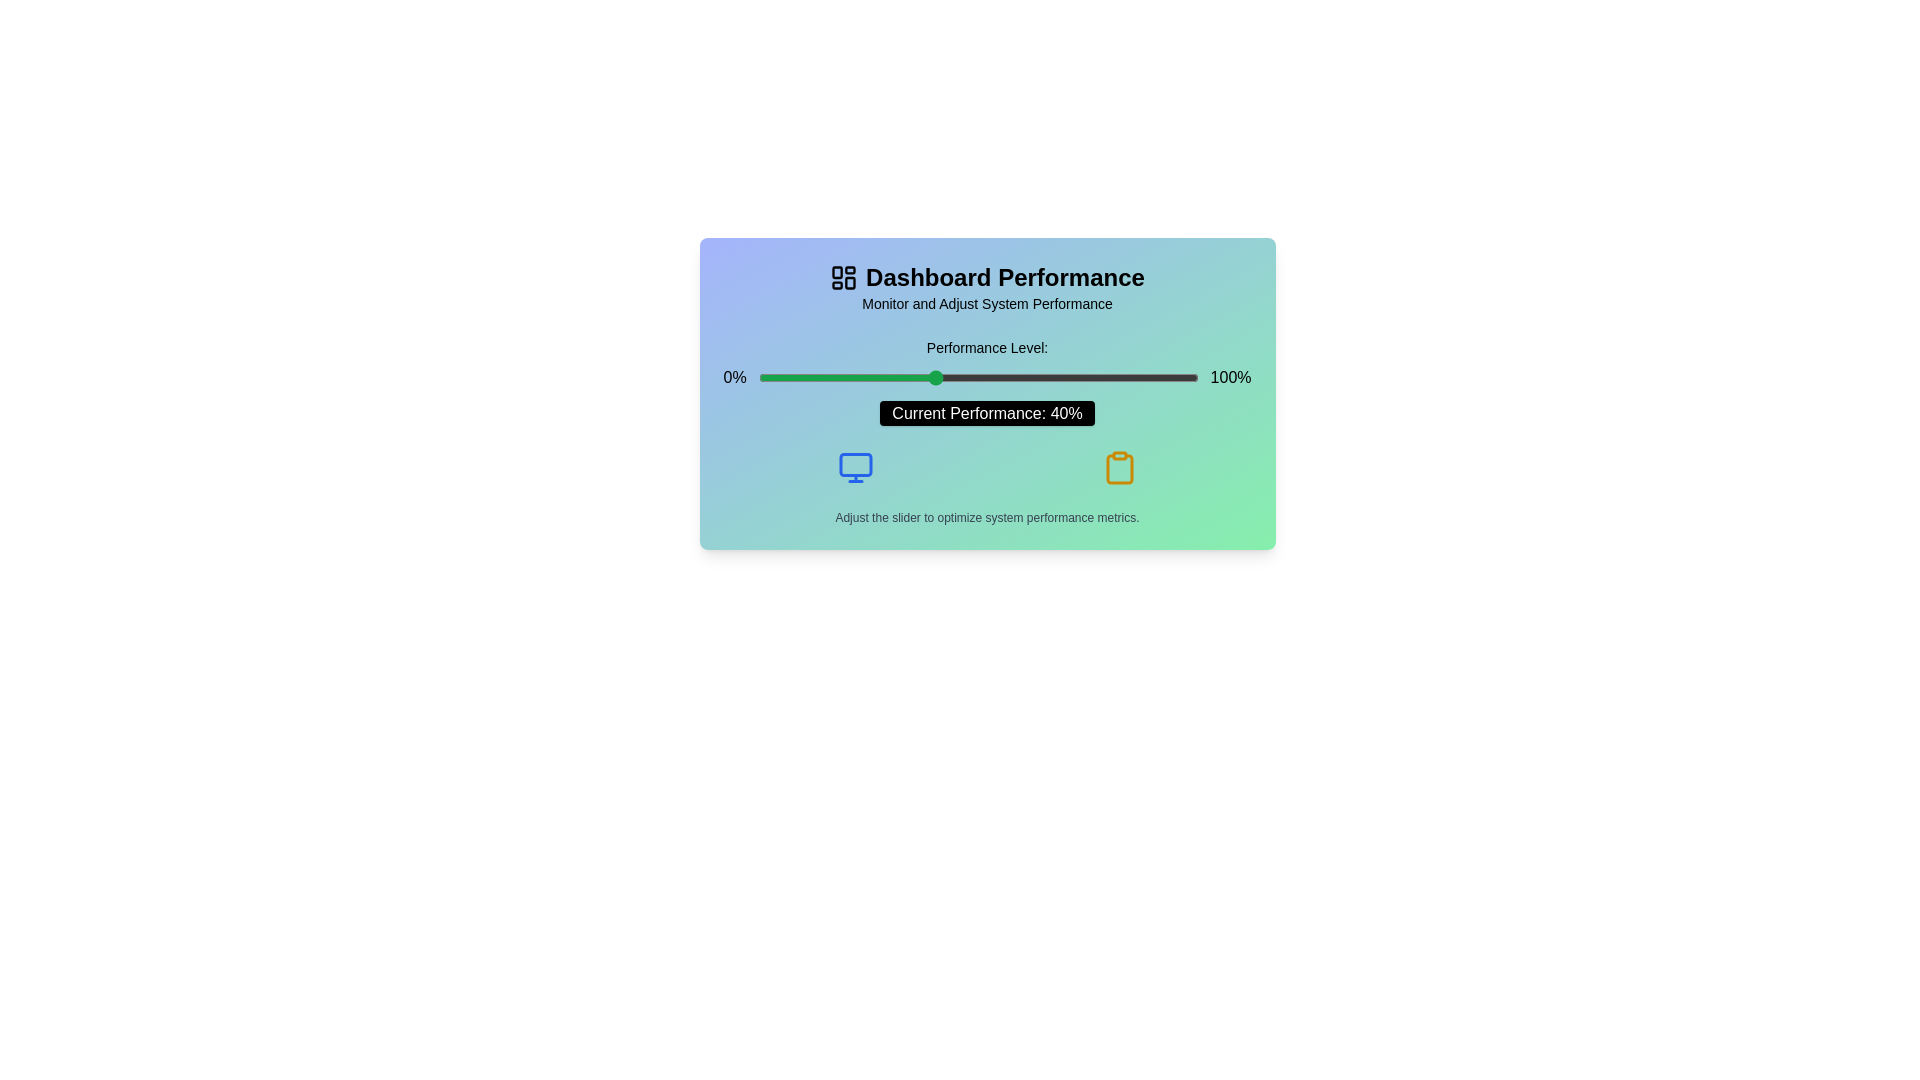  I want to click on the slider to set the performance level to 16%, so click(829, 378).